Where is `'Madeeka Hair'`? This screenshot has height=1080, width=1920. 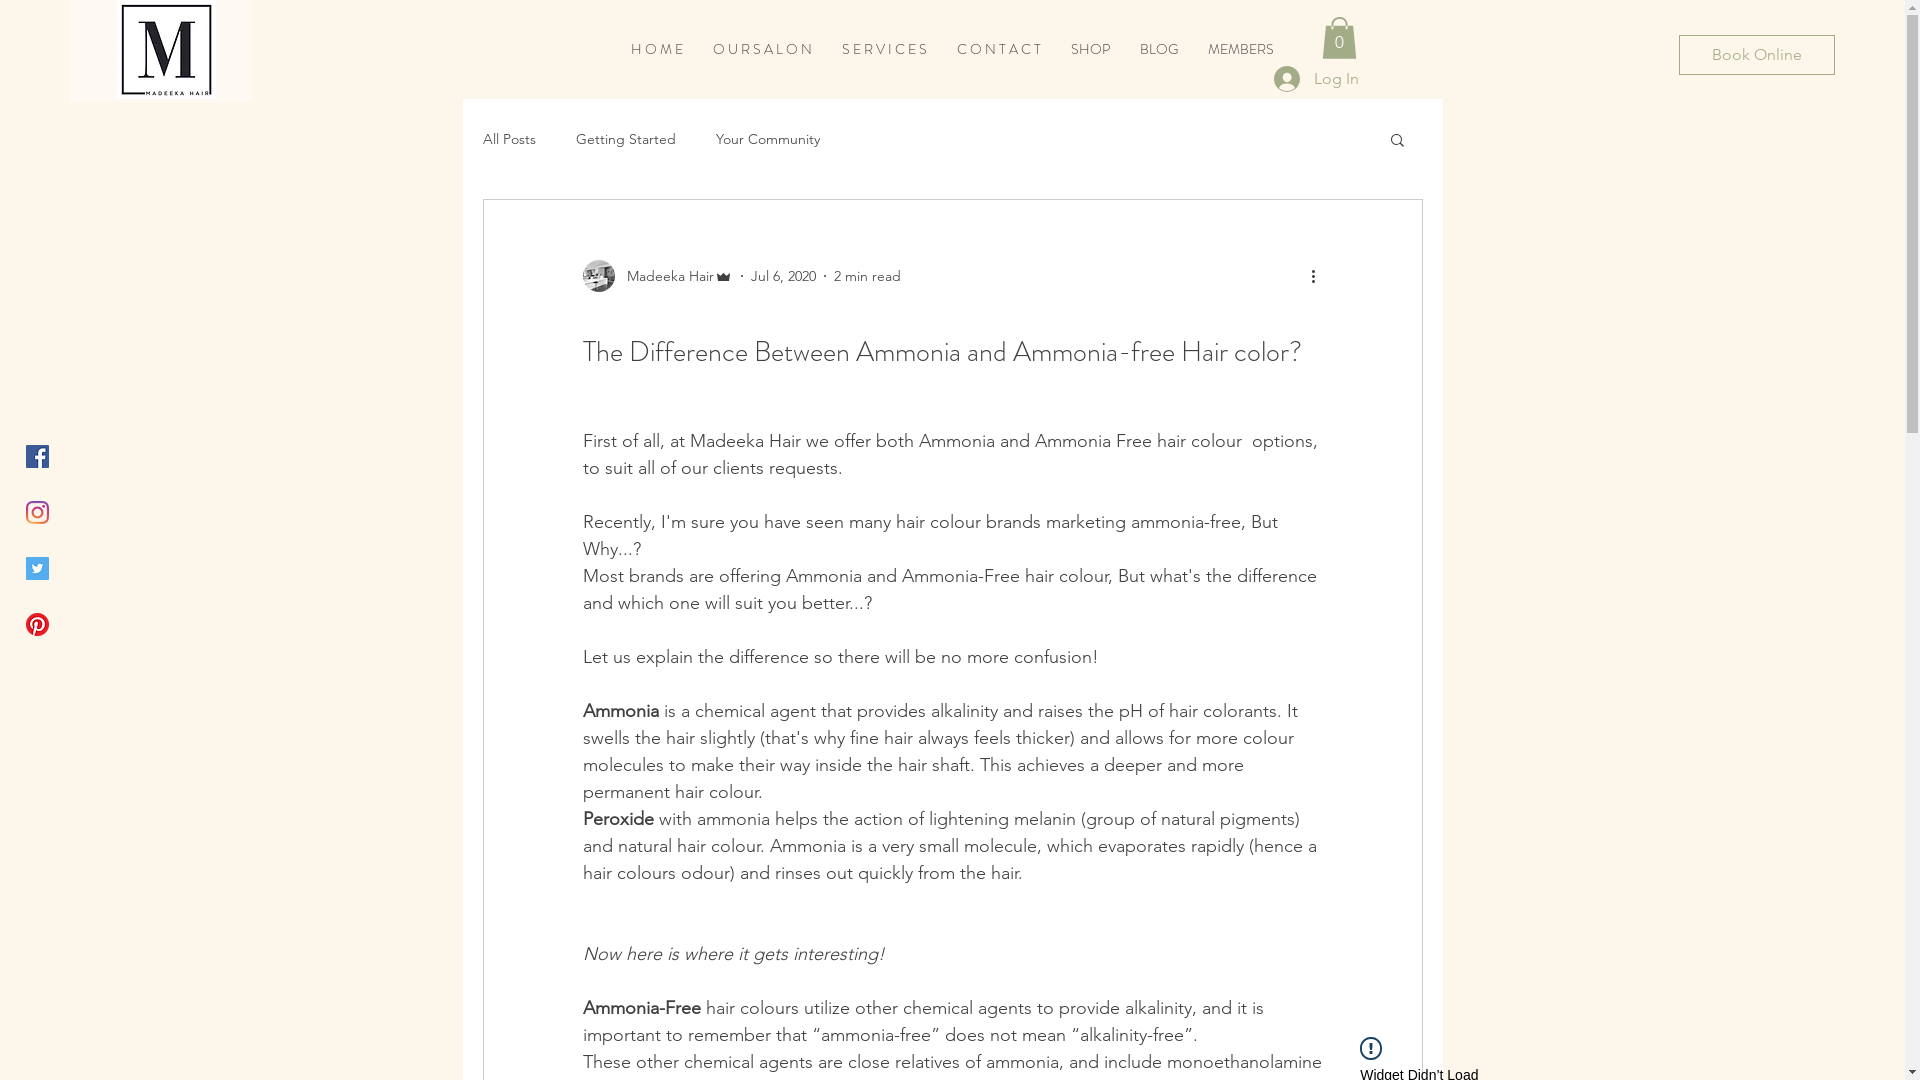 'Madeeka Hair' is located at coordinates (657, 276).